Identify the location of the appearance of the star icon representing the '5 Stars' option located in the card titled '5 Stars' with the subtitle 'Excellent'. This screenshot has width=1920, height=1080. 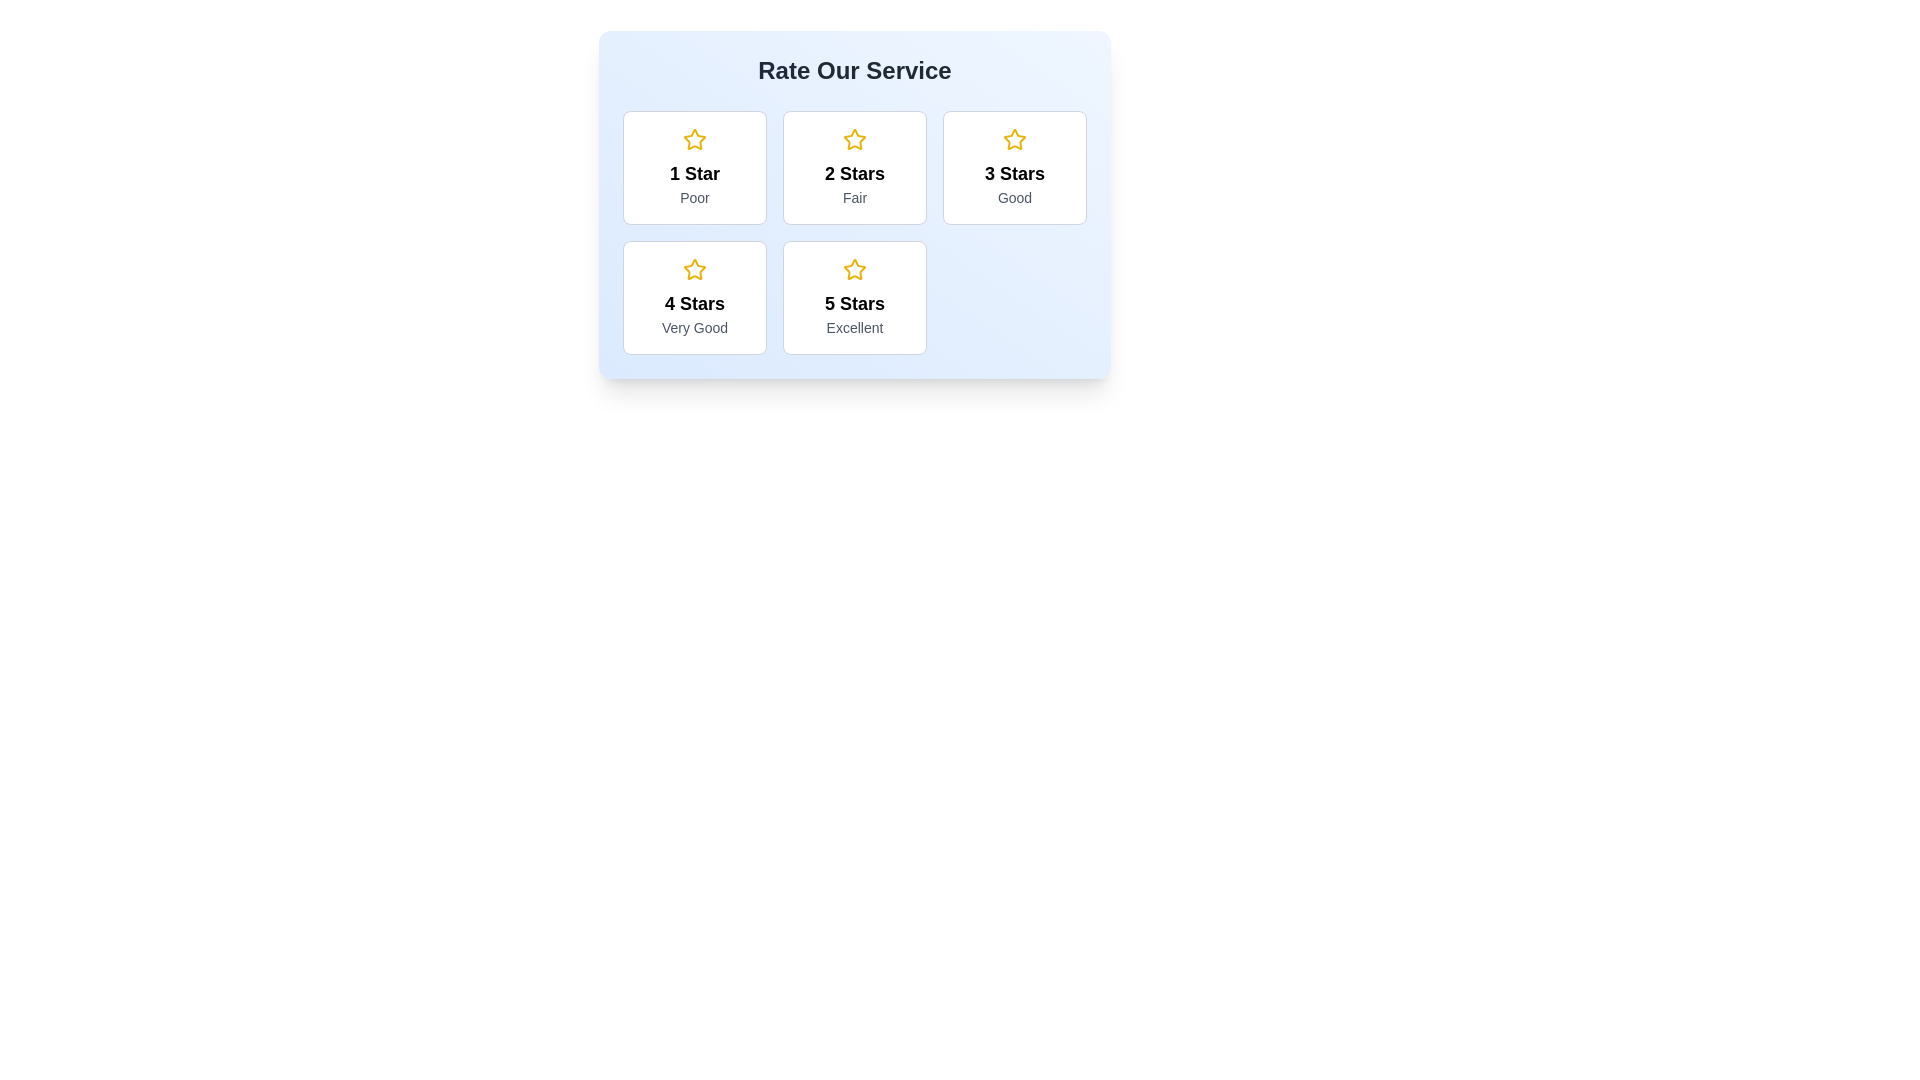
(854, 270).